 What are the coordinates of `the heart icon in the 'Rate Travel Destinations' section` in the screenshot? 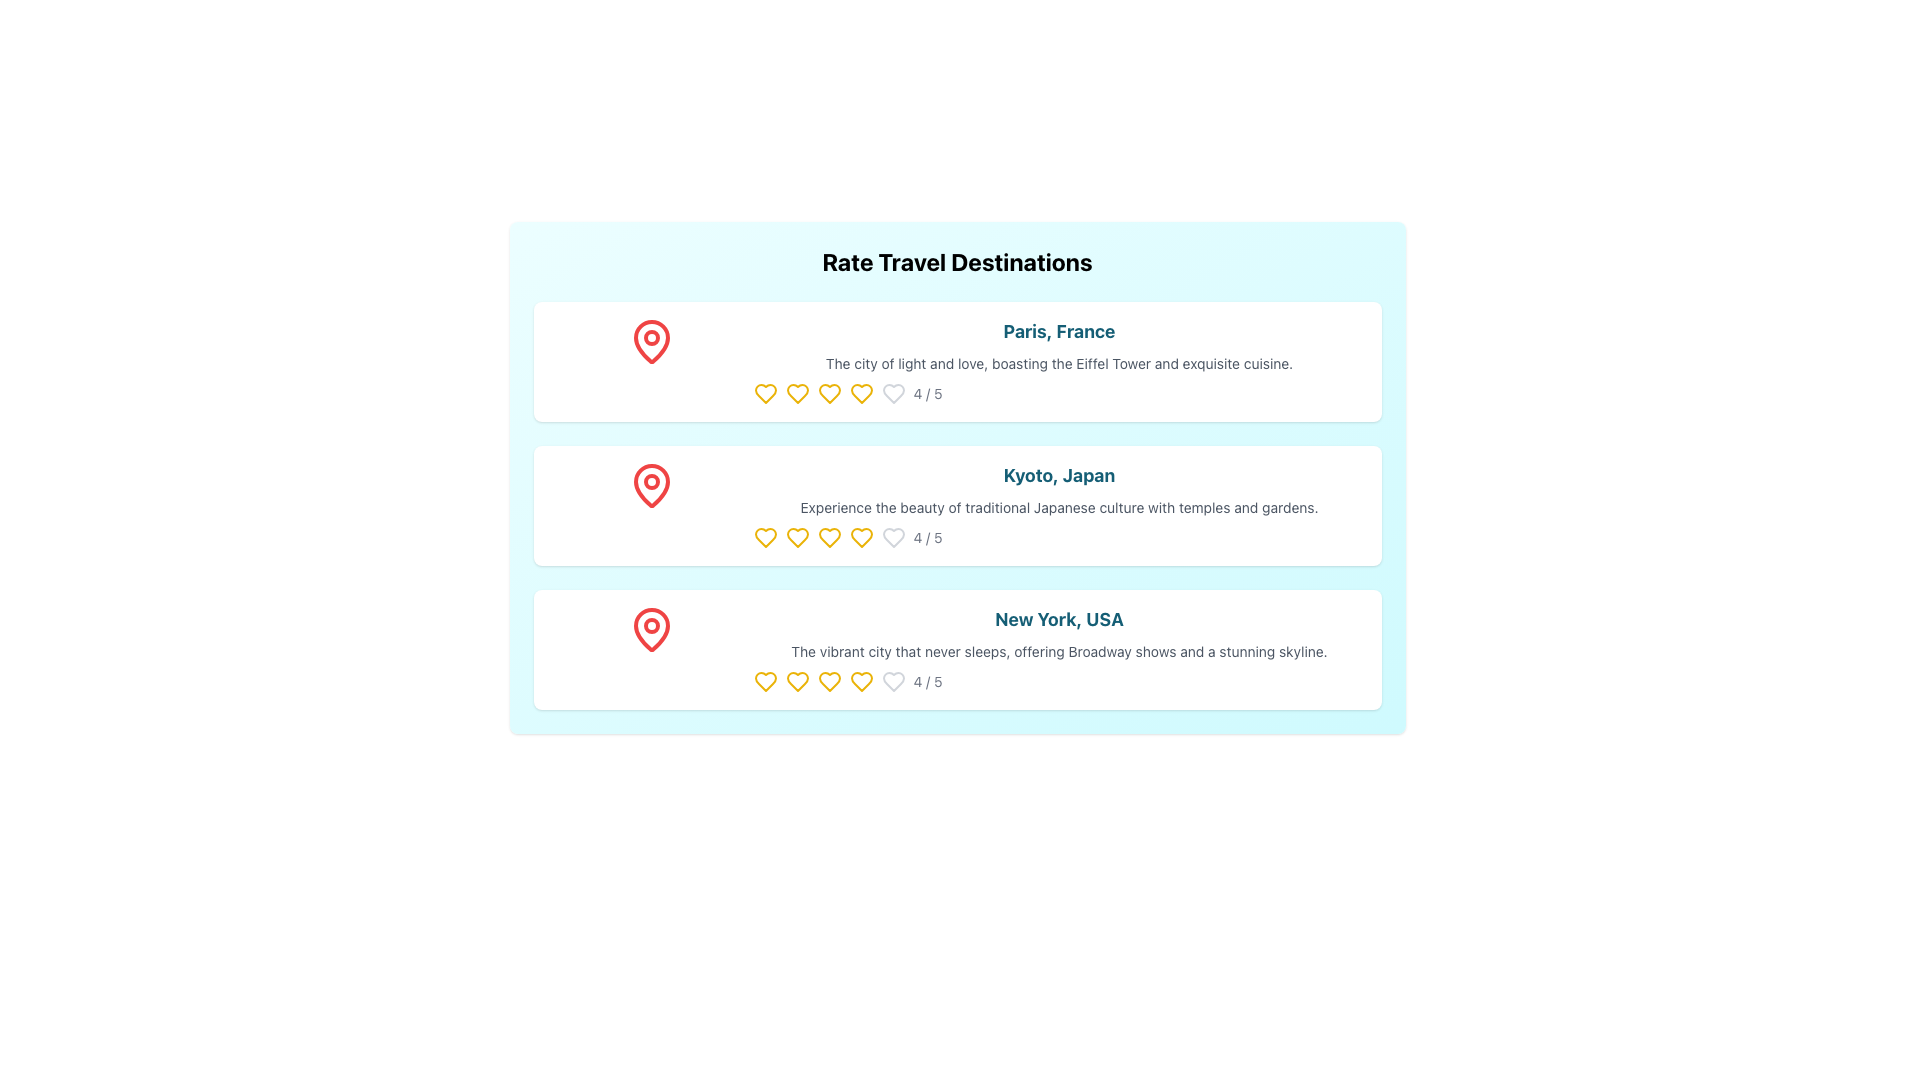 It's located at (892, 536).